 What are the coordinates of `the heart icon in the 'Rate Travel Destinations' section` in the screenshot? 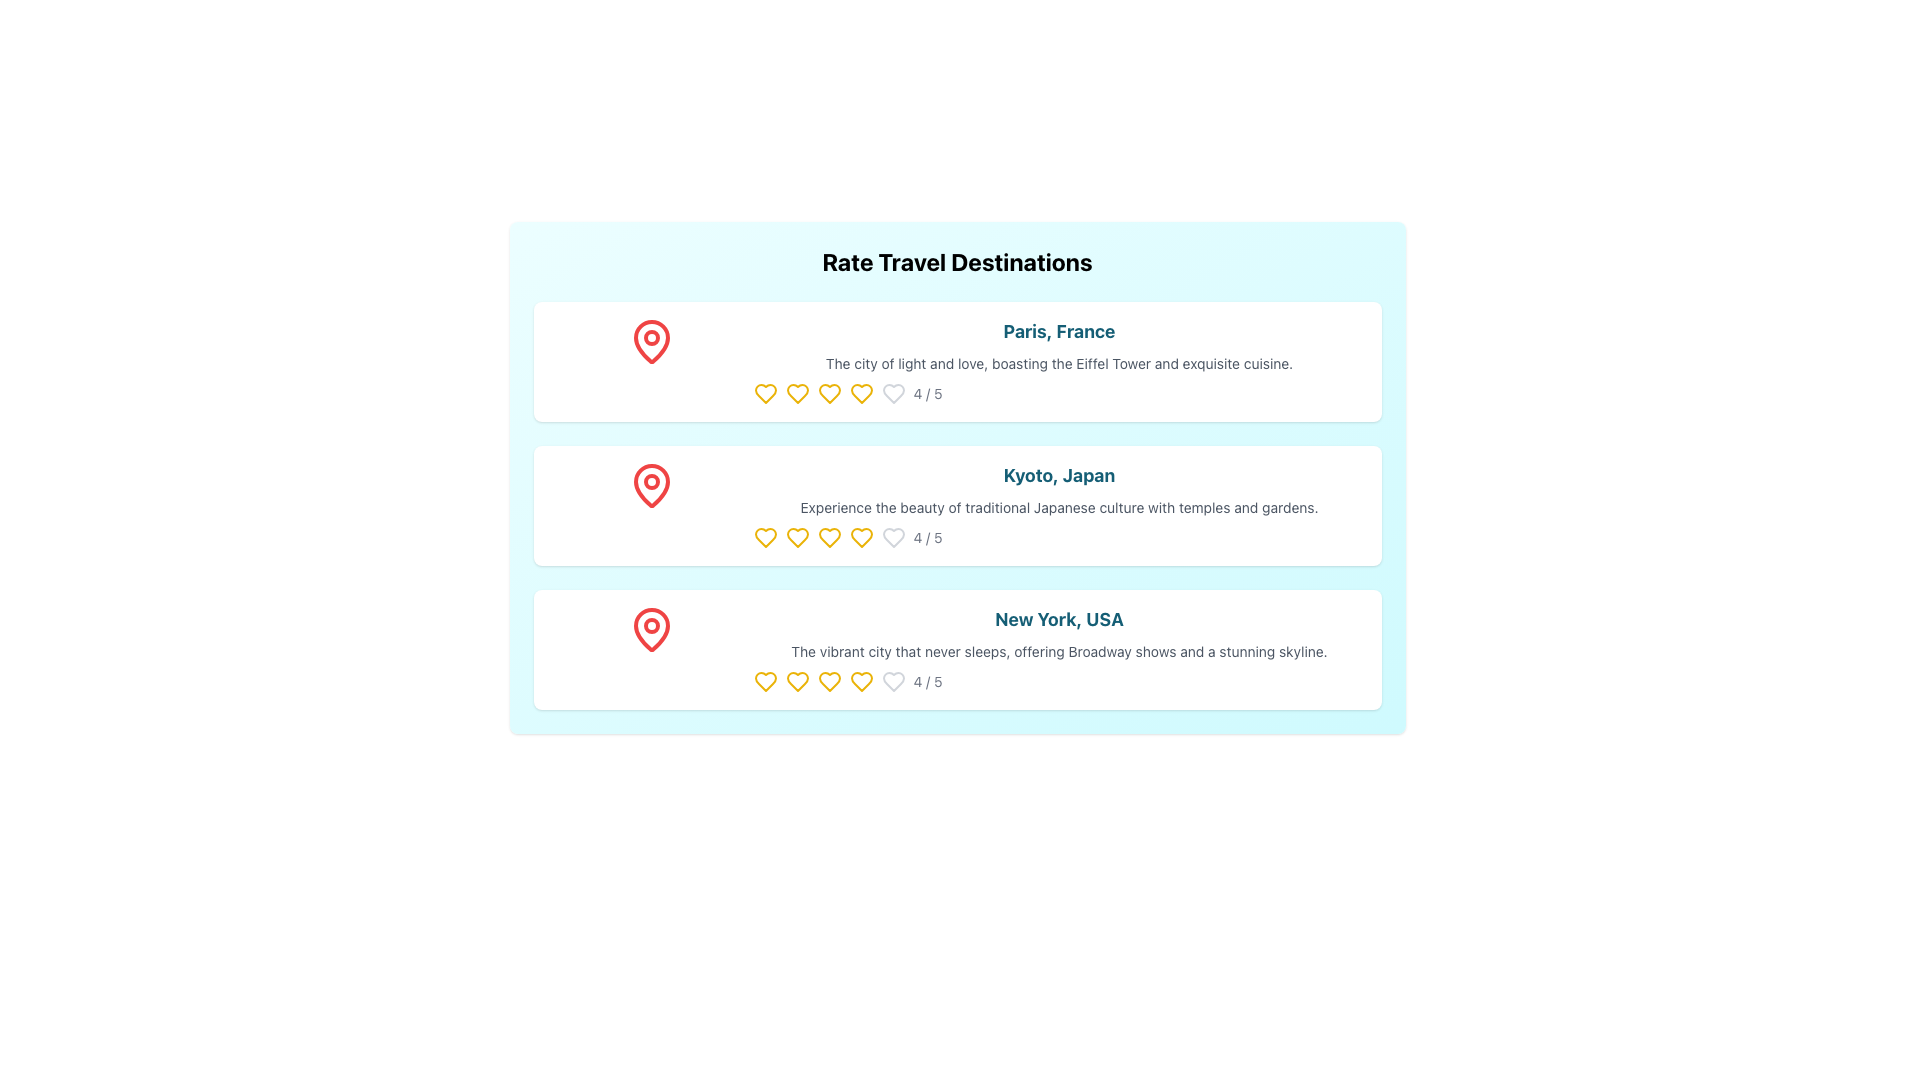 It's located at (892, 536).